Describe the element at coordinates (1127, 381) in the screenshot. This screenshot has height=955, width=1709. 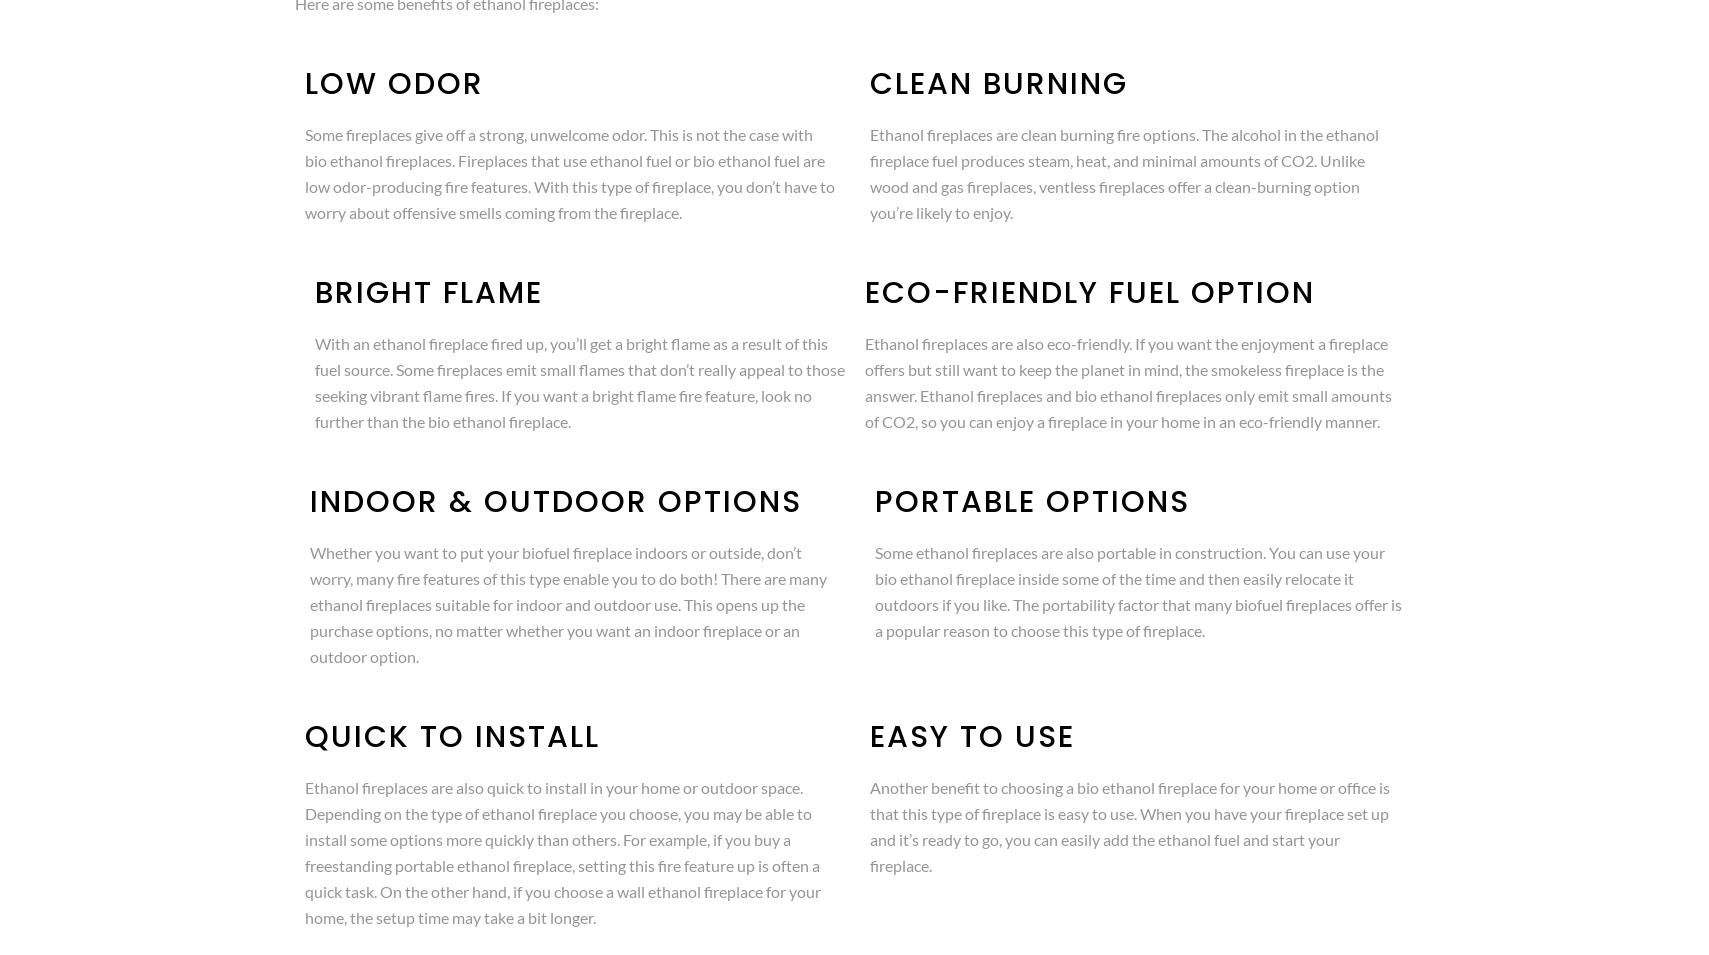
I see `'Ethanol fireplaces are also eco-friendly. If you want the enjoyment a fireplace offers but still want to keep the planet in mind, the smokeless fireplace is the answer. Ethanol fireplaces and bio ethanol fireplaces only emit small amounts of CO2, so you can enjoy a fireplace in your home in an eco-friendly manner.'` at that location.